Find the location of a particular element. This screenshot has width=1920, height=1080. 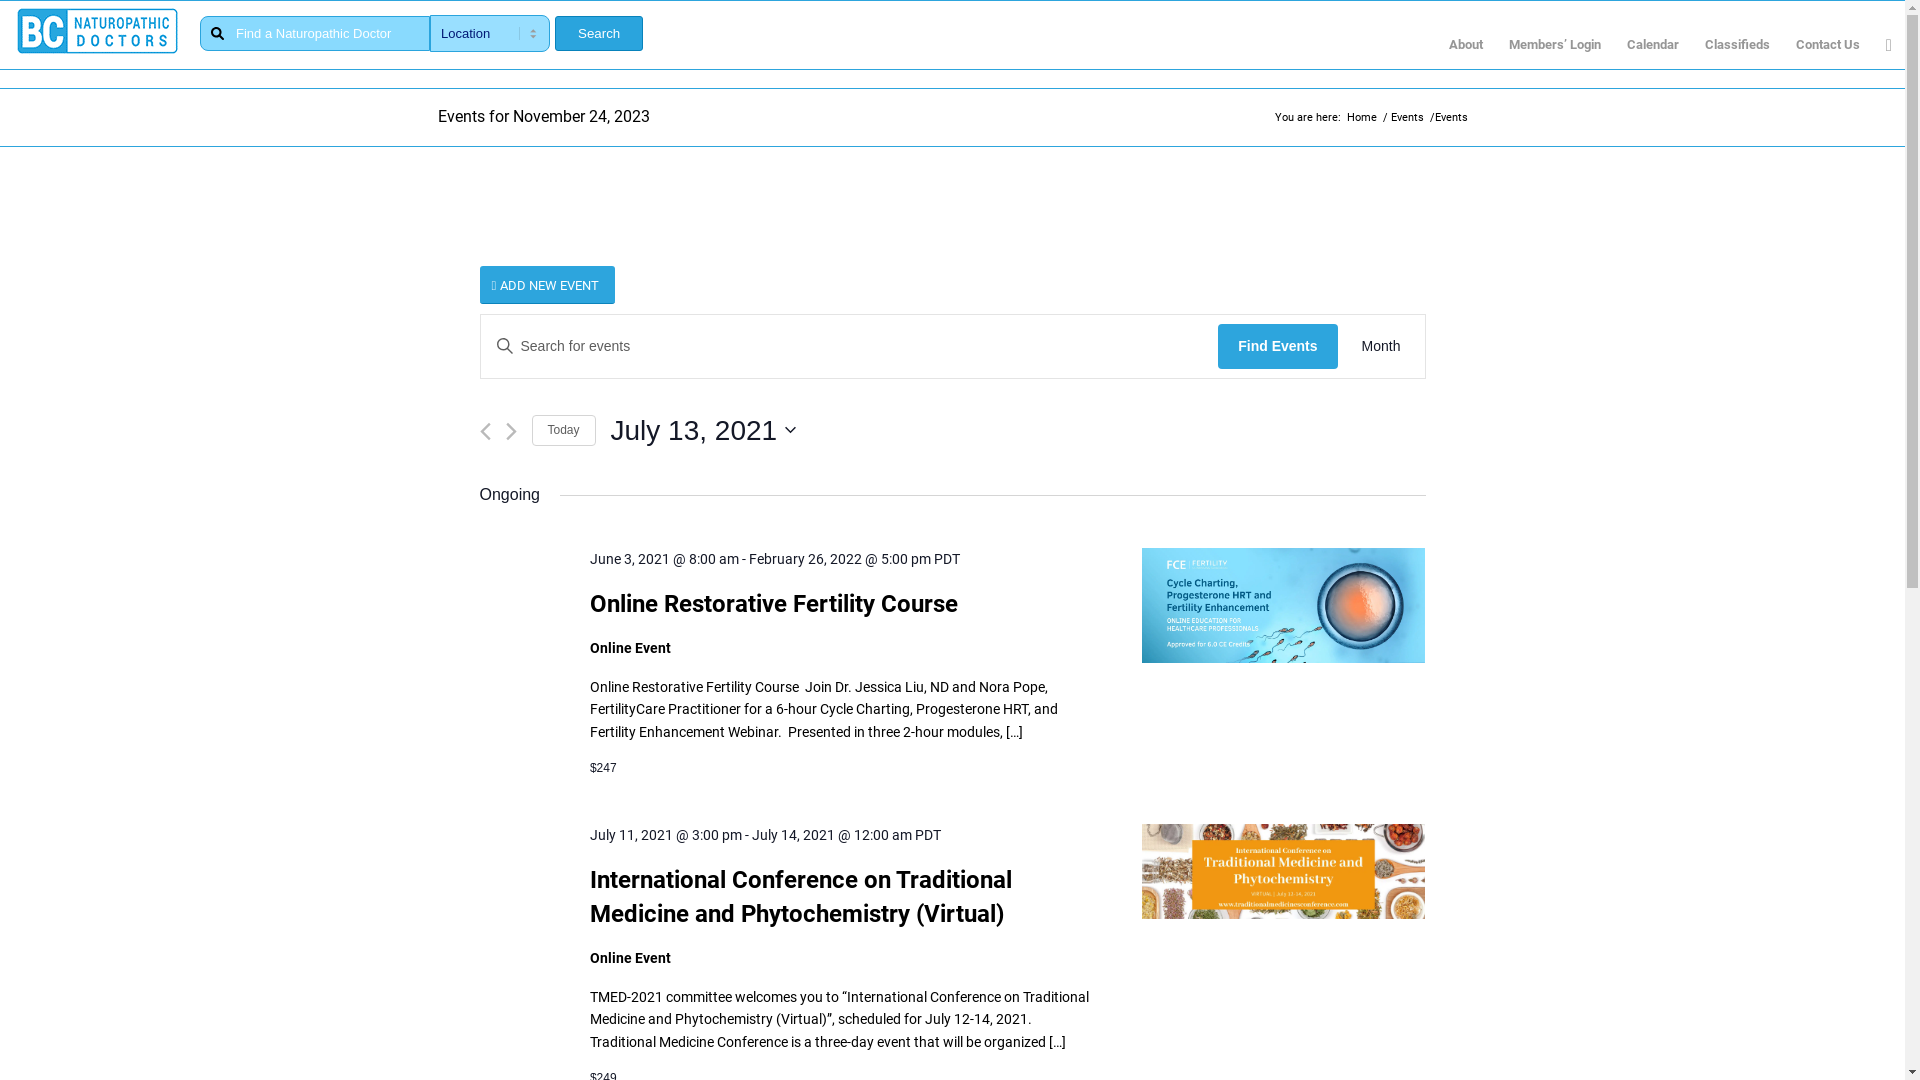

'July 13, 2021' is located at coordinates (704, 428).